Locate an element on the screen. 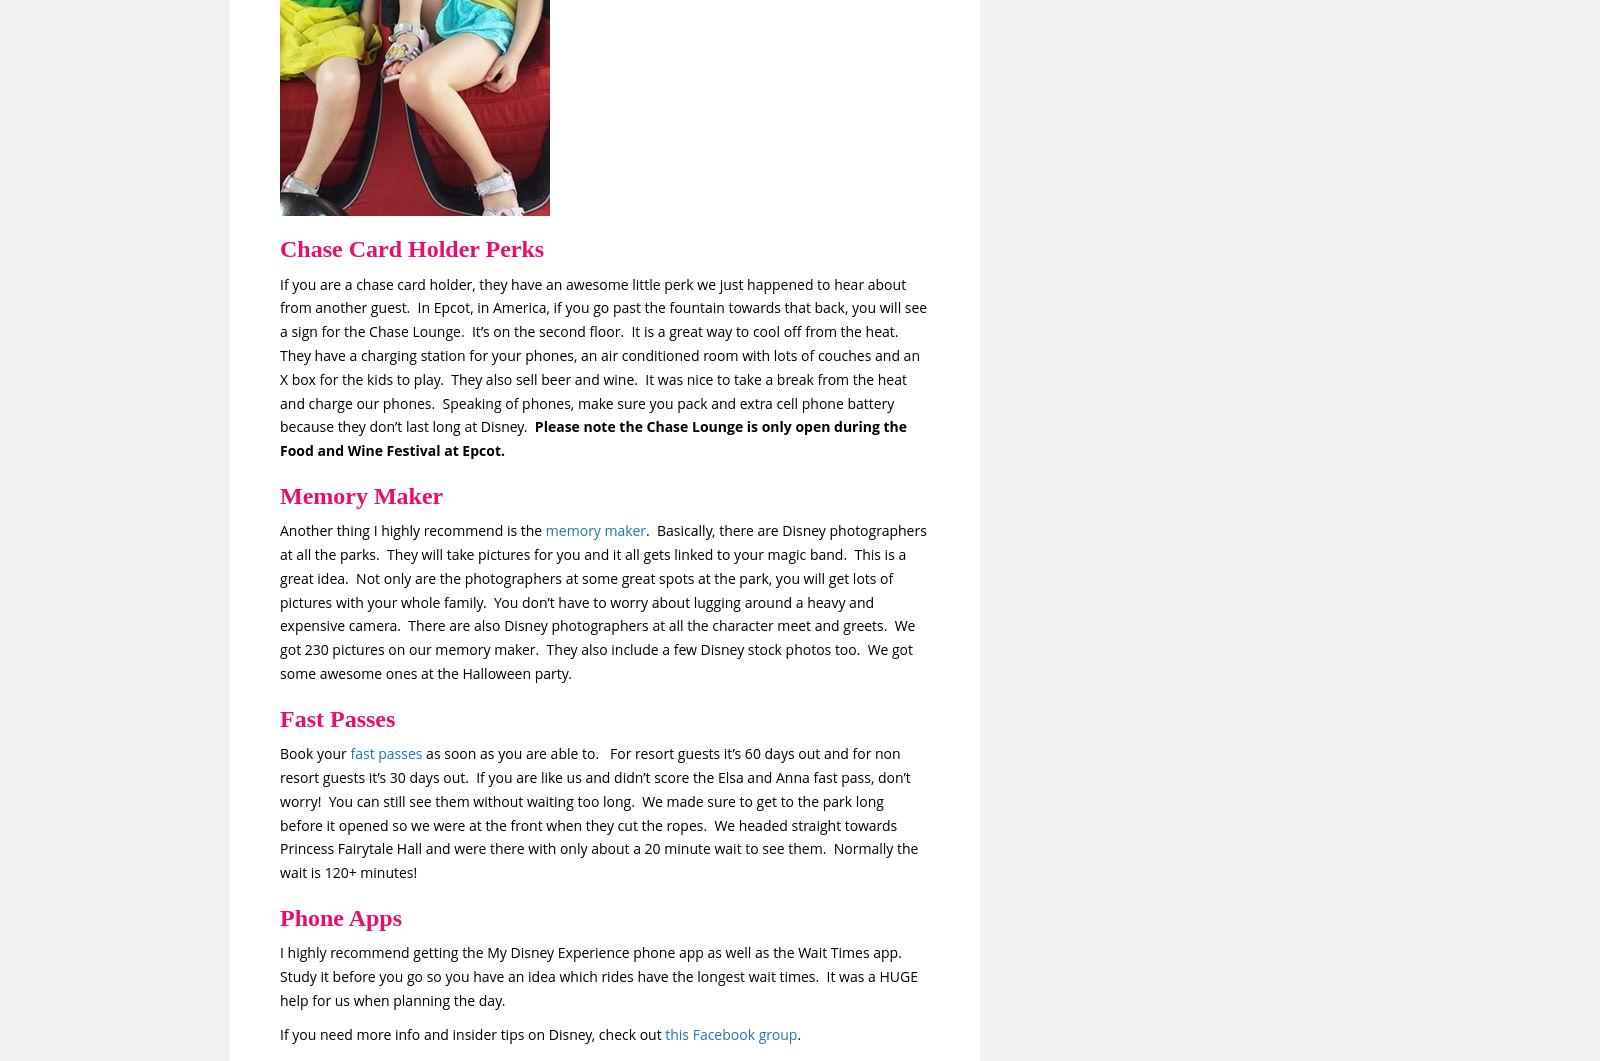 This screenshot has height=1061, width=1600. 'Another thing I highly recommend is the' is located at coordinates (411, 530).